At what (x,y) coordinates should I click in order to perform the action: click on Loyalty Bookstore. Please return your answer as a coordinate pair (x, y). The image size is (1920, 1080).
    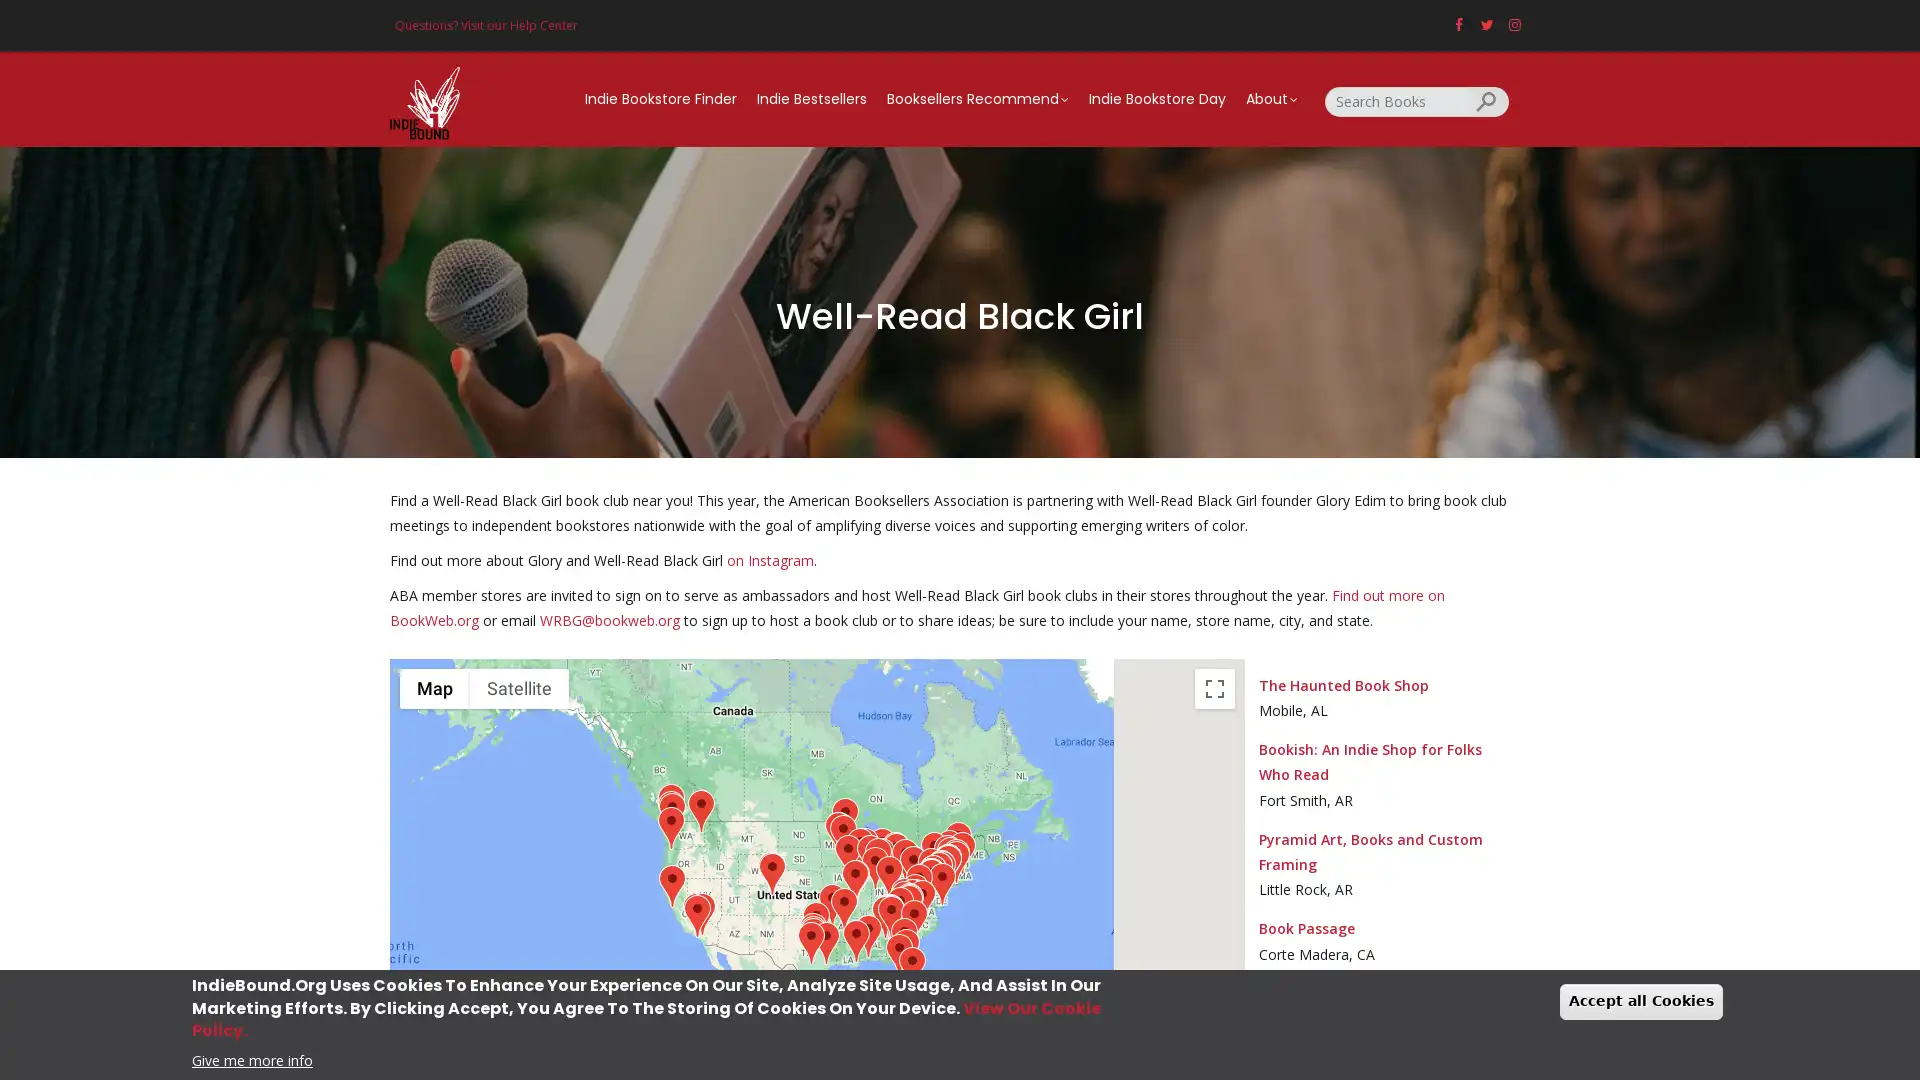
    Looking at the image, I should click on (929, 877).